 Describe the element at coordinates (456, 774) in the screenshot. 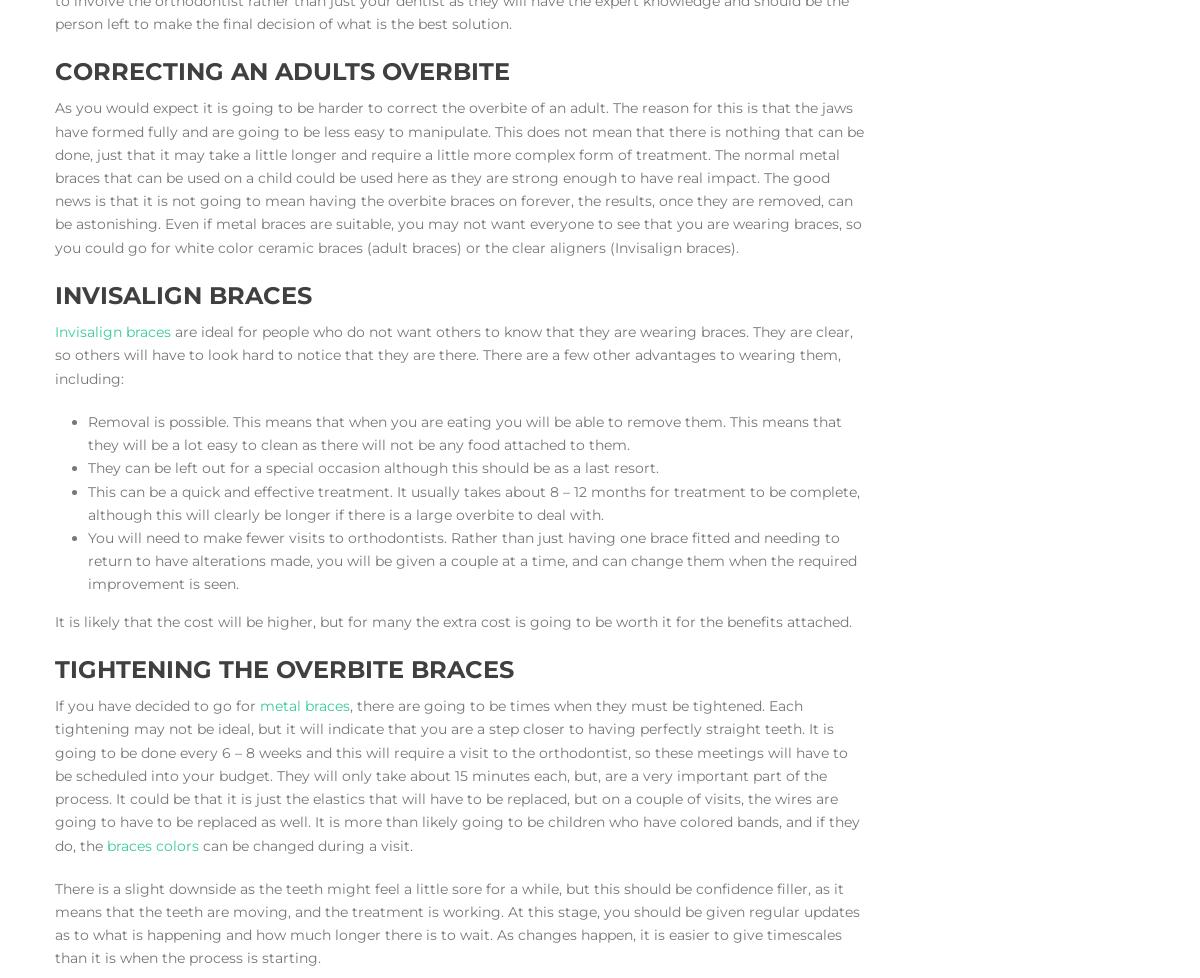

I see `', there are going to be times when they must be tightened. Each tightening may not be ideal, but it will indicate that you are a step closer to having perfectly straight teeth. It is going to be done every 6 – 8 weeks and this will require a visit to the orthodontist, so these meetings will have to be scheduled into your budget. They will only take about 15 minutes each, but, are a very important part of the process. It could be that it is just the elastics that will have to be replaced, but on a couple of visits, the wires are going to have to be replaced as well. It is more than likely going to be children who have colored bands, and if they do, the'` at that location.